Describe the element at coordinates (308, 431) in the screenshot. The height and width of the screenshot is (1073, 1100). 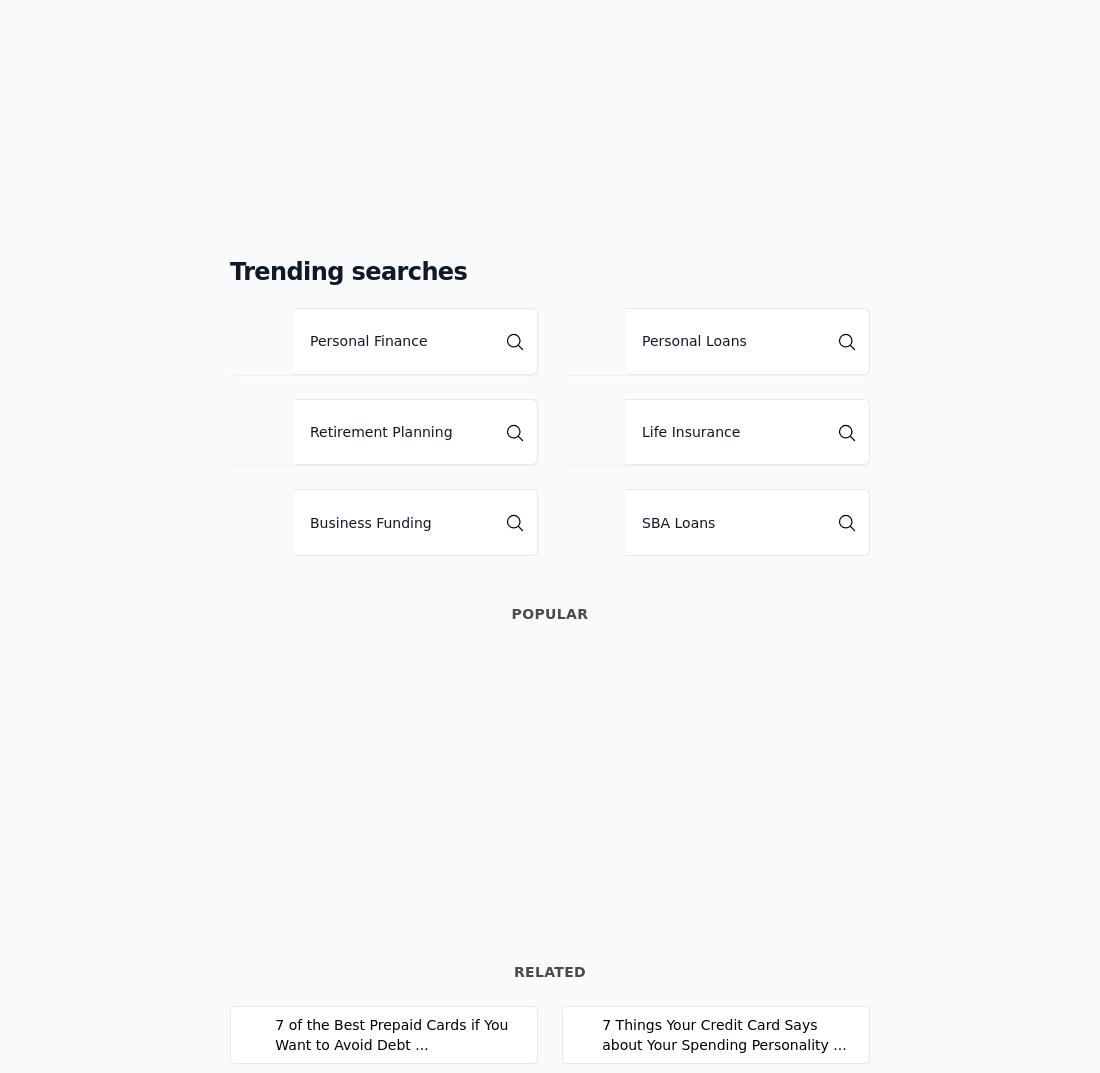
I see `'Retirement Planning'` at that location.